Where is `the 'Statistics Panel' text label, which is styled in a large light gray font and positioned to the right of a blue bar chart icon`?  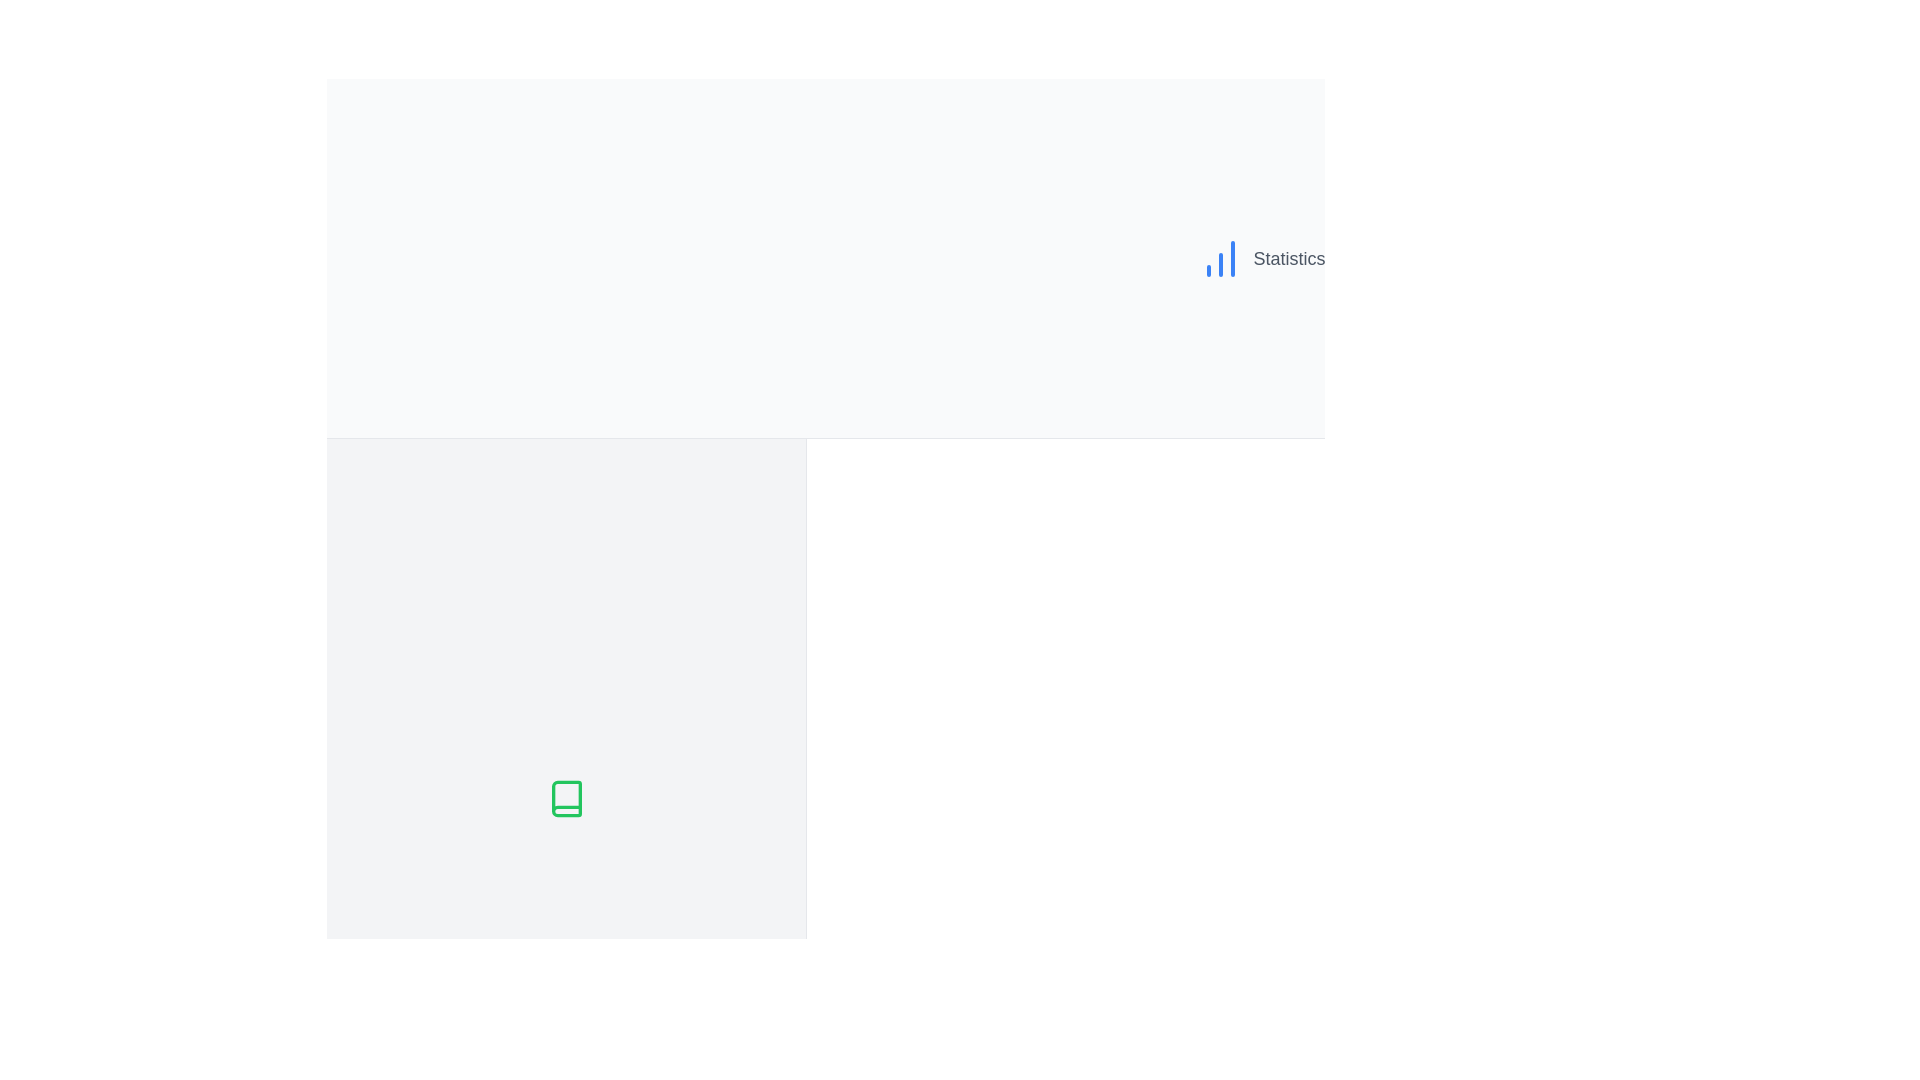
the 'Statistics Panel' text label, which is styled in a large light gray font and positioned to the right of a blue bar chart icon is located at coordinates (1315, 257).